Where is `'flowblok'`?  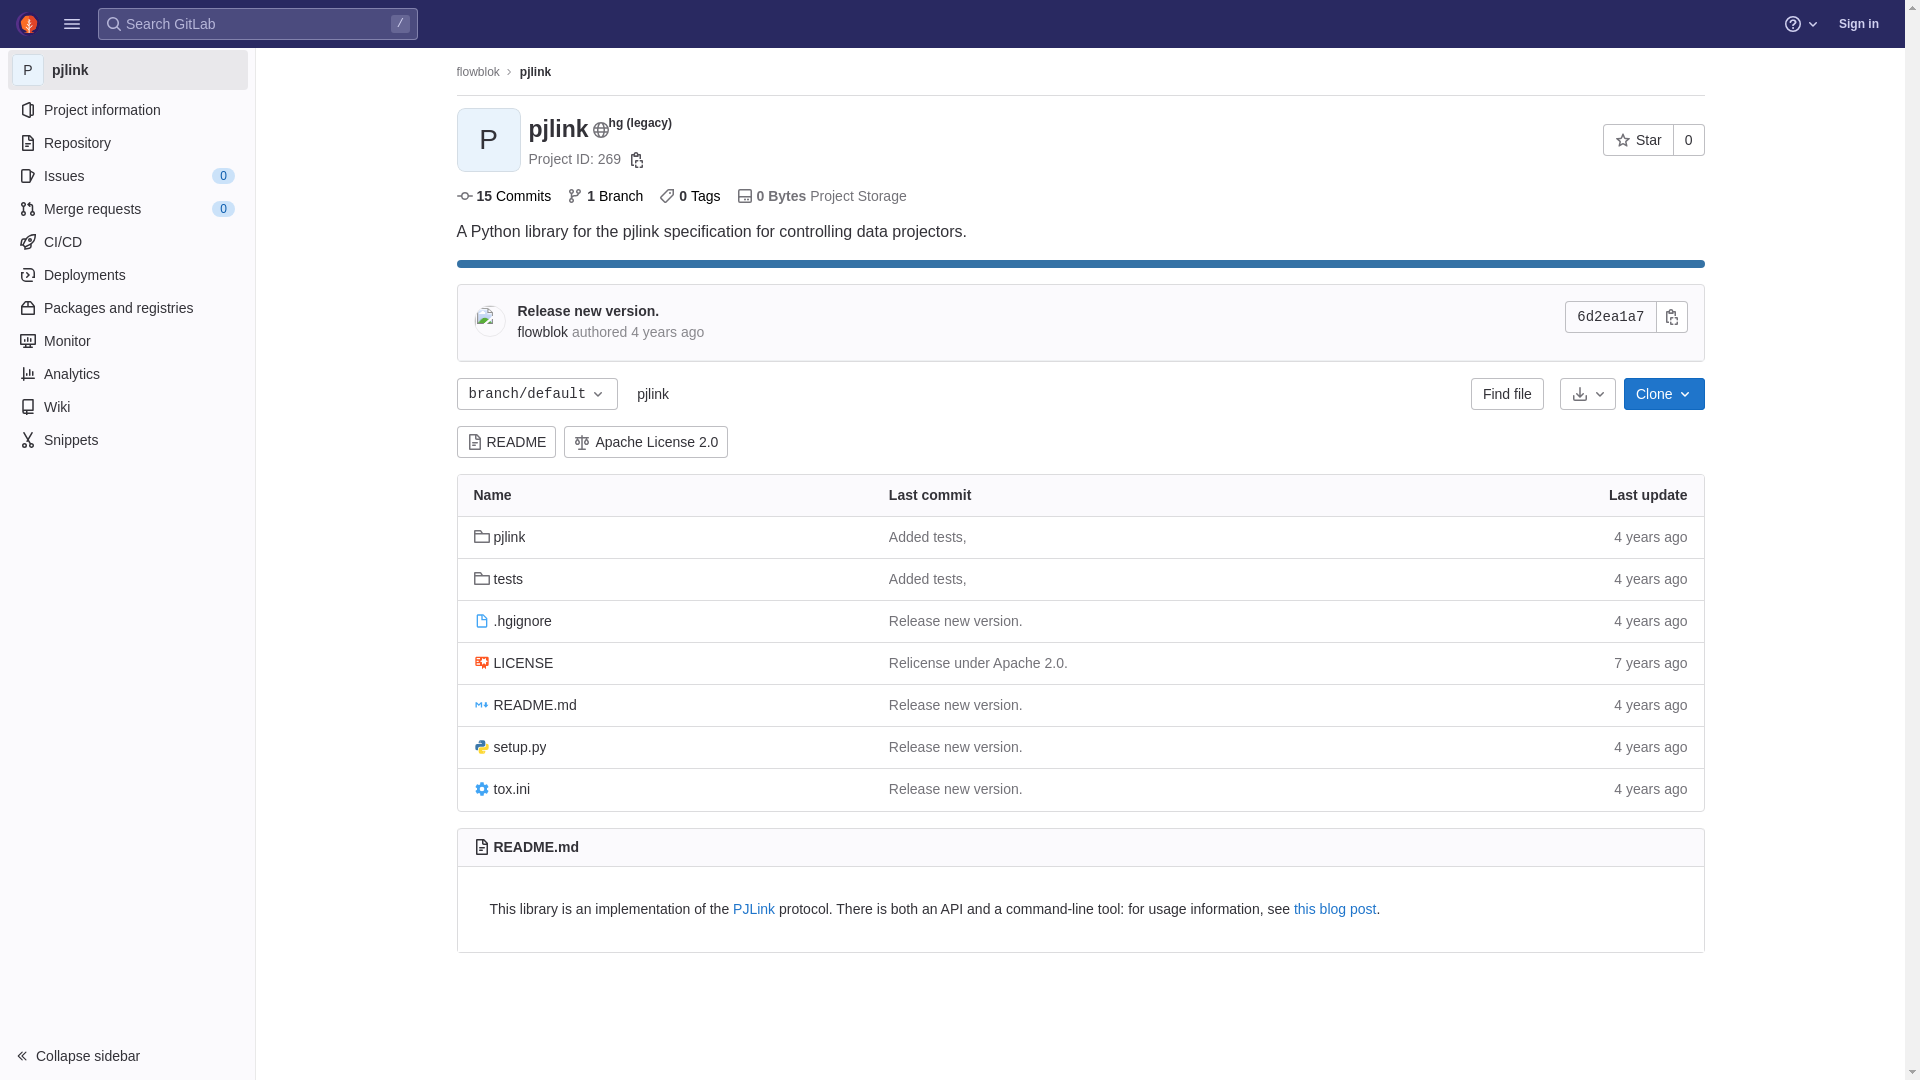
'flowblok' is located at coordinates (455, 71).